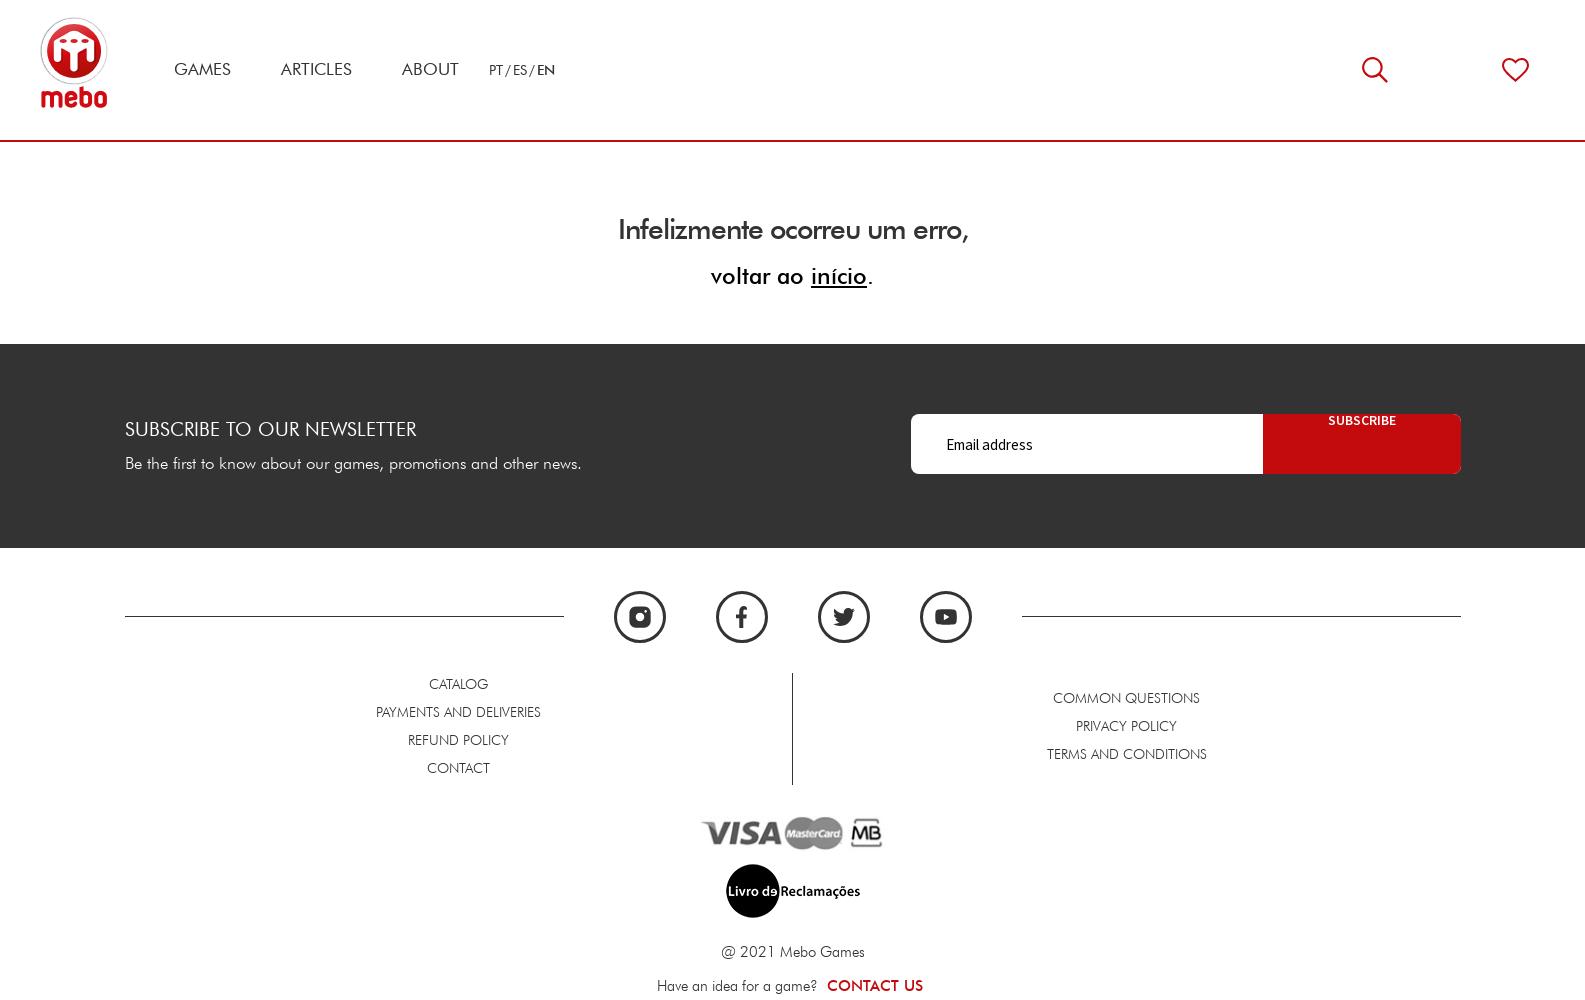 Image resolution: width=1585 pixels, height=1000 pixels. Describe the element at coordinates (317, 977) in the screenshot. I see `'PASSWORD'` at that location.